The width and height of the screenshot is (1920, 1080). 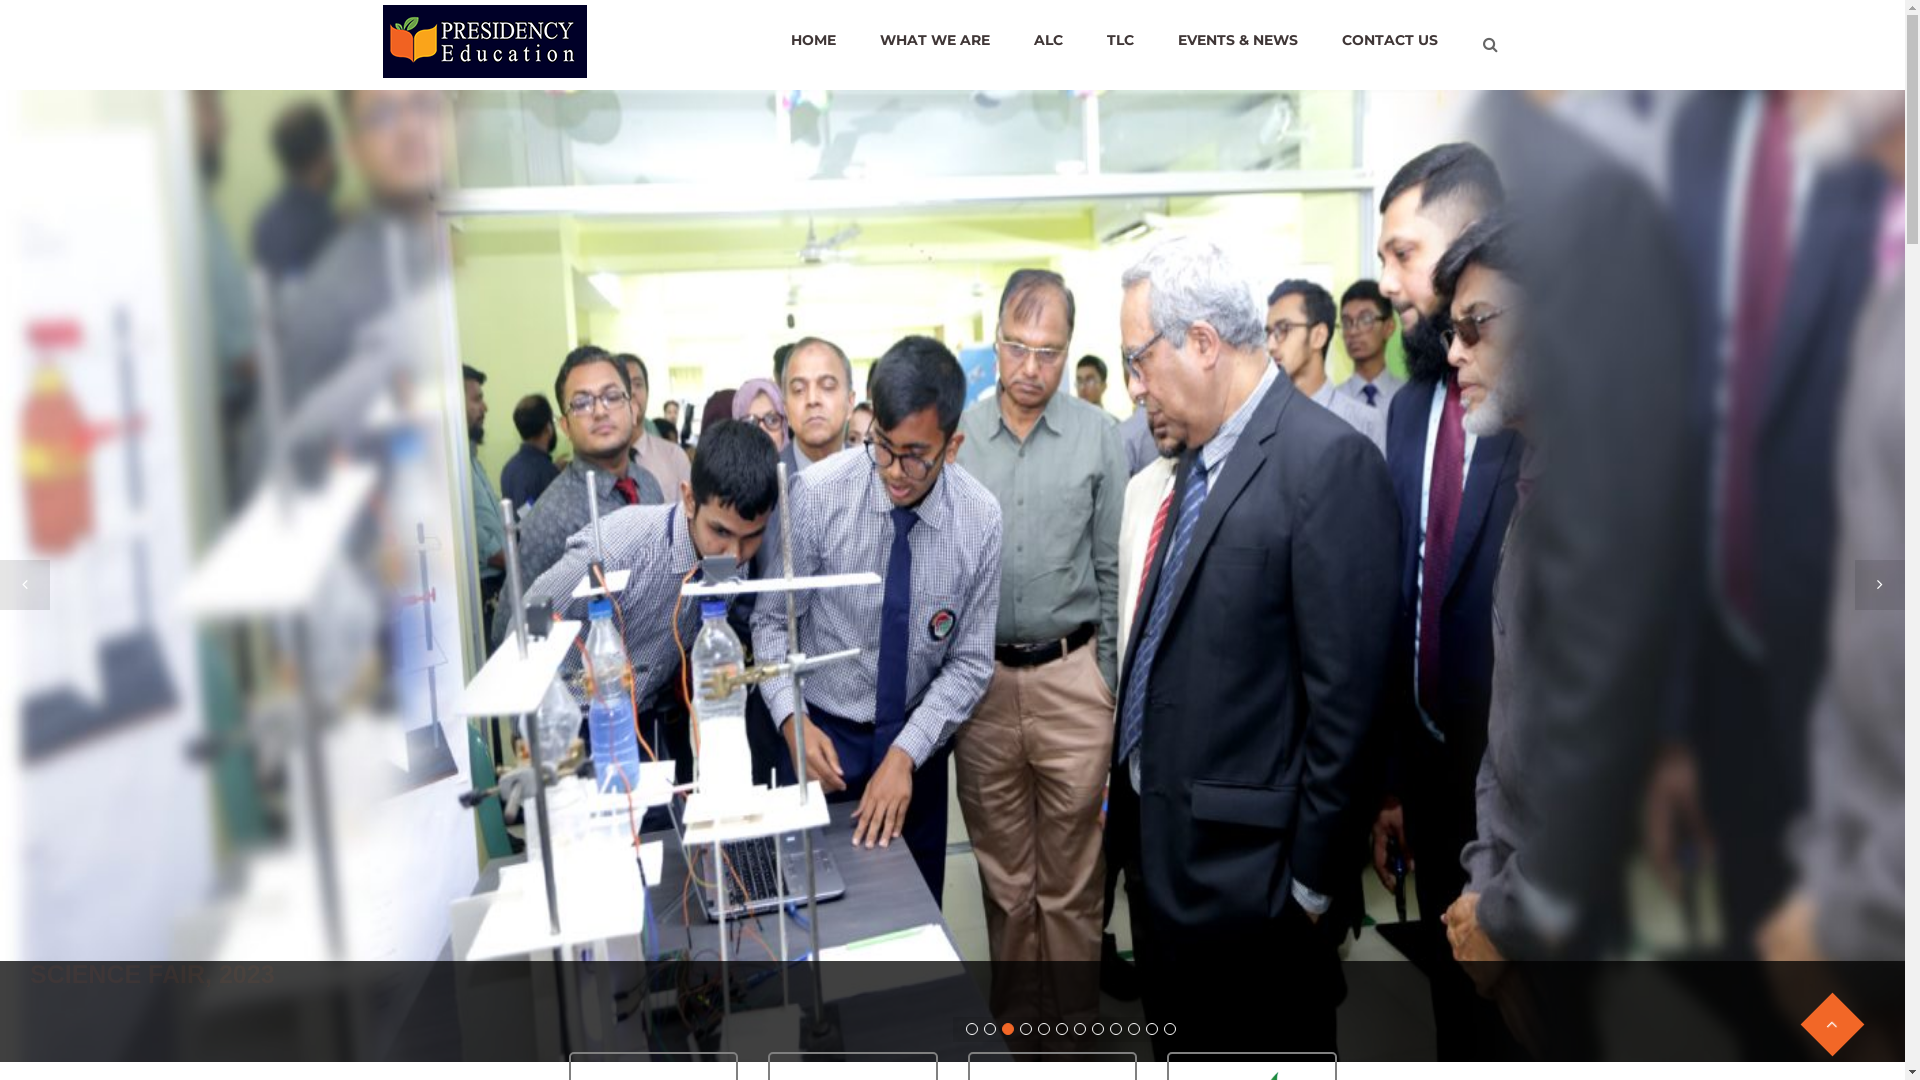 What do you see at coordinates (1170, 1029) in the screenshot?
I see `'12'` at bounding box center [1170, 1029].